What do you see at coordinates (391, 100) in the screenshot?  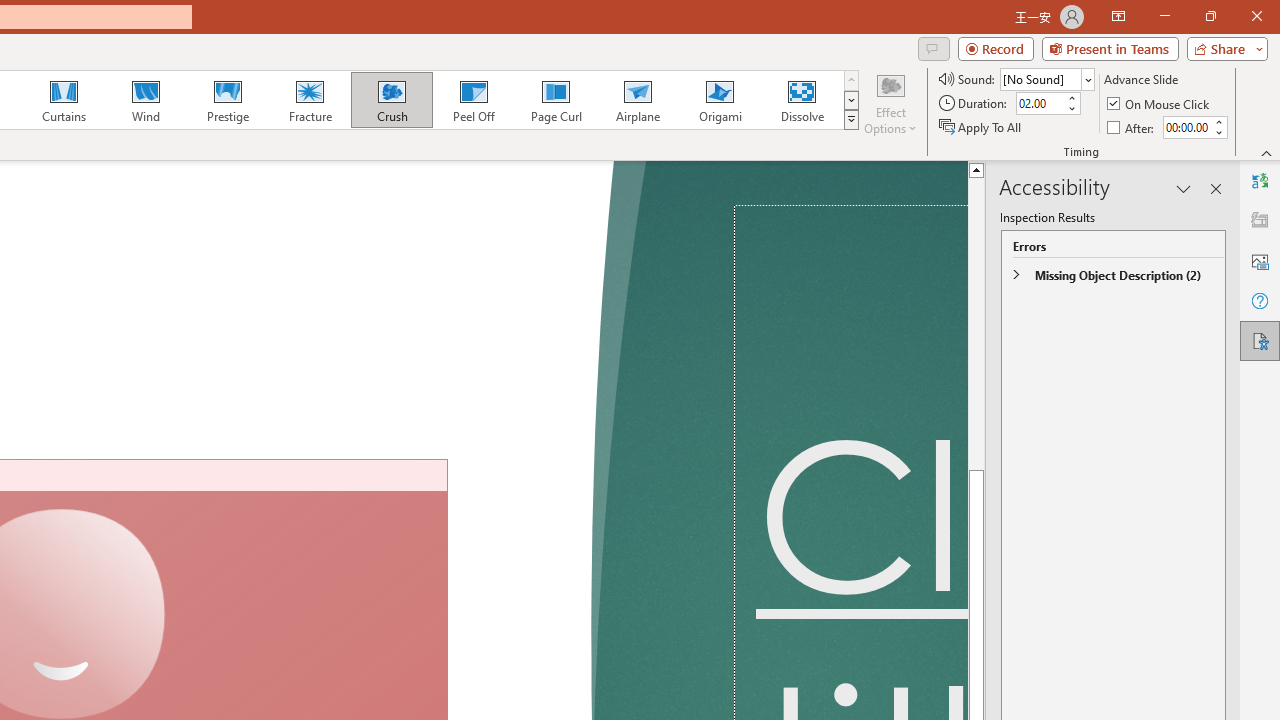 I see `'Crush'` at bounding box center [391, 100].